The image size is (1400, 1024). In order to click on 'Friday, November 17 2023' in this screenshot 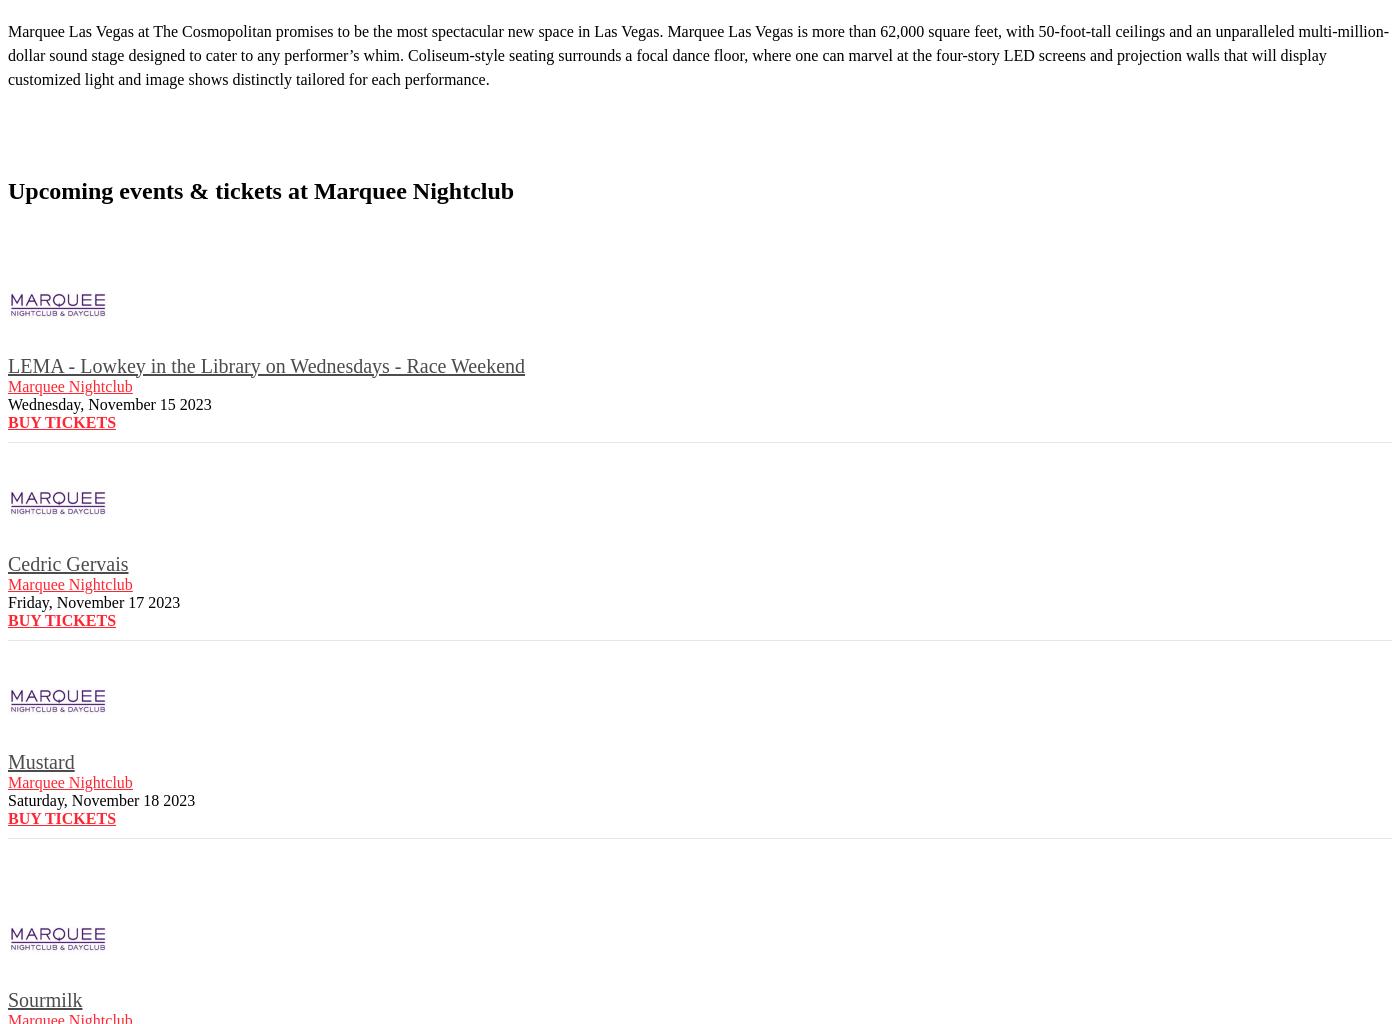, I will do `click(93, 601)`.